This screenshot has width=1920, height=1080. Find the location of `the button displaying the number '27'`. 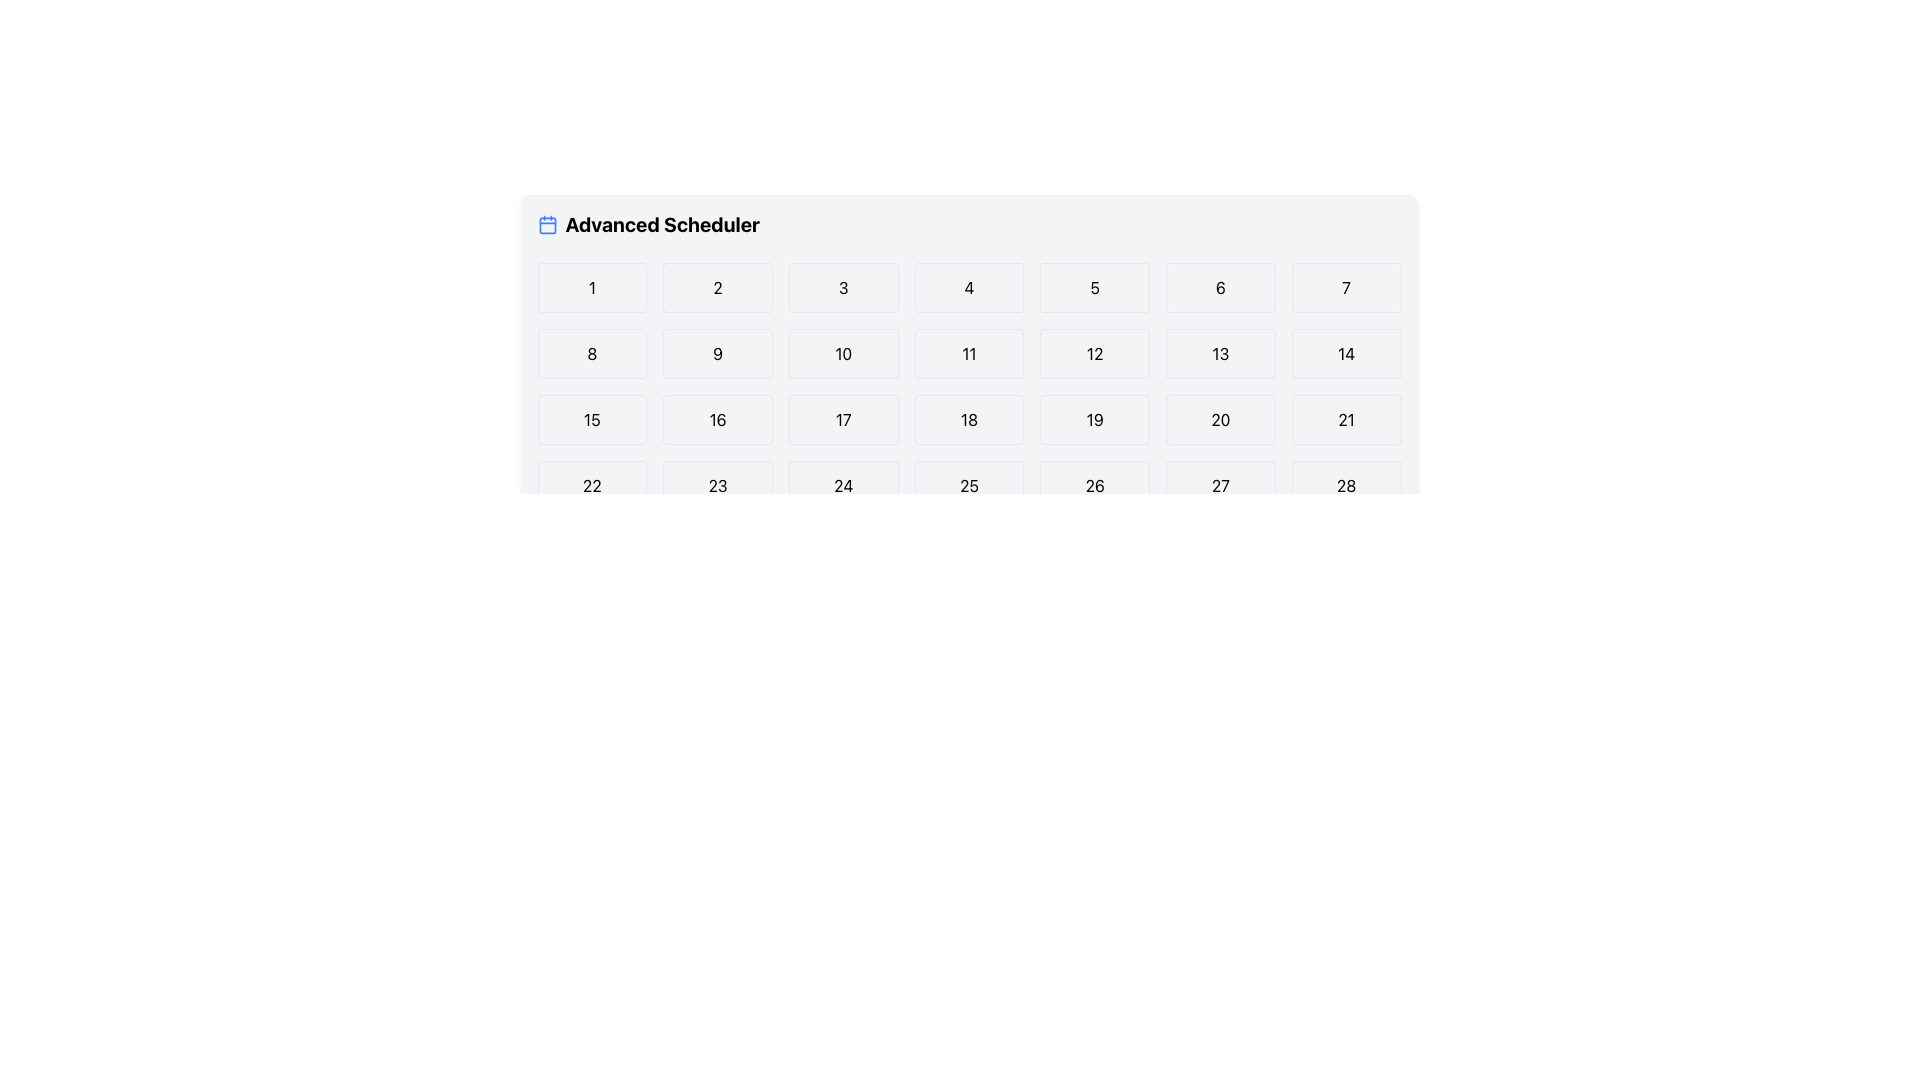

the button displaying the number '27' is located at coordinates (1219, 486).